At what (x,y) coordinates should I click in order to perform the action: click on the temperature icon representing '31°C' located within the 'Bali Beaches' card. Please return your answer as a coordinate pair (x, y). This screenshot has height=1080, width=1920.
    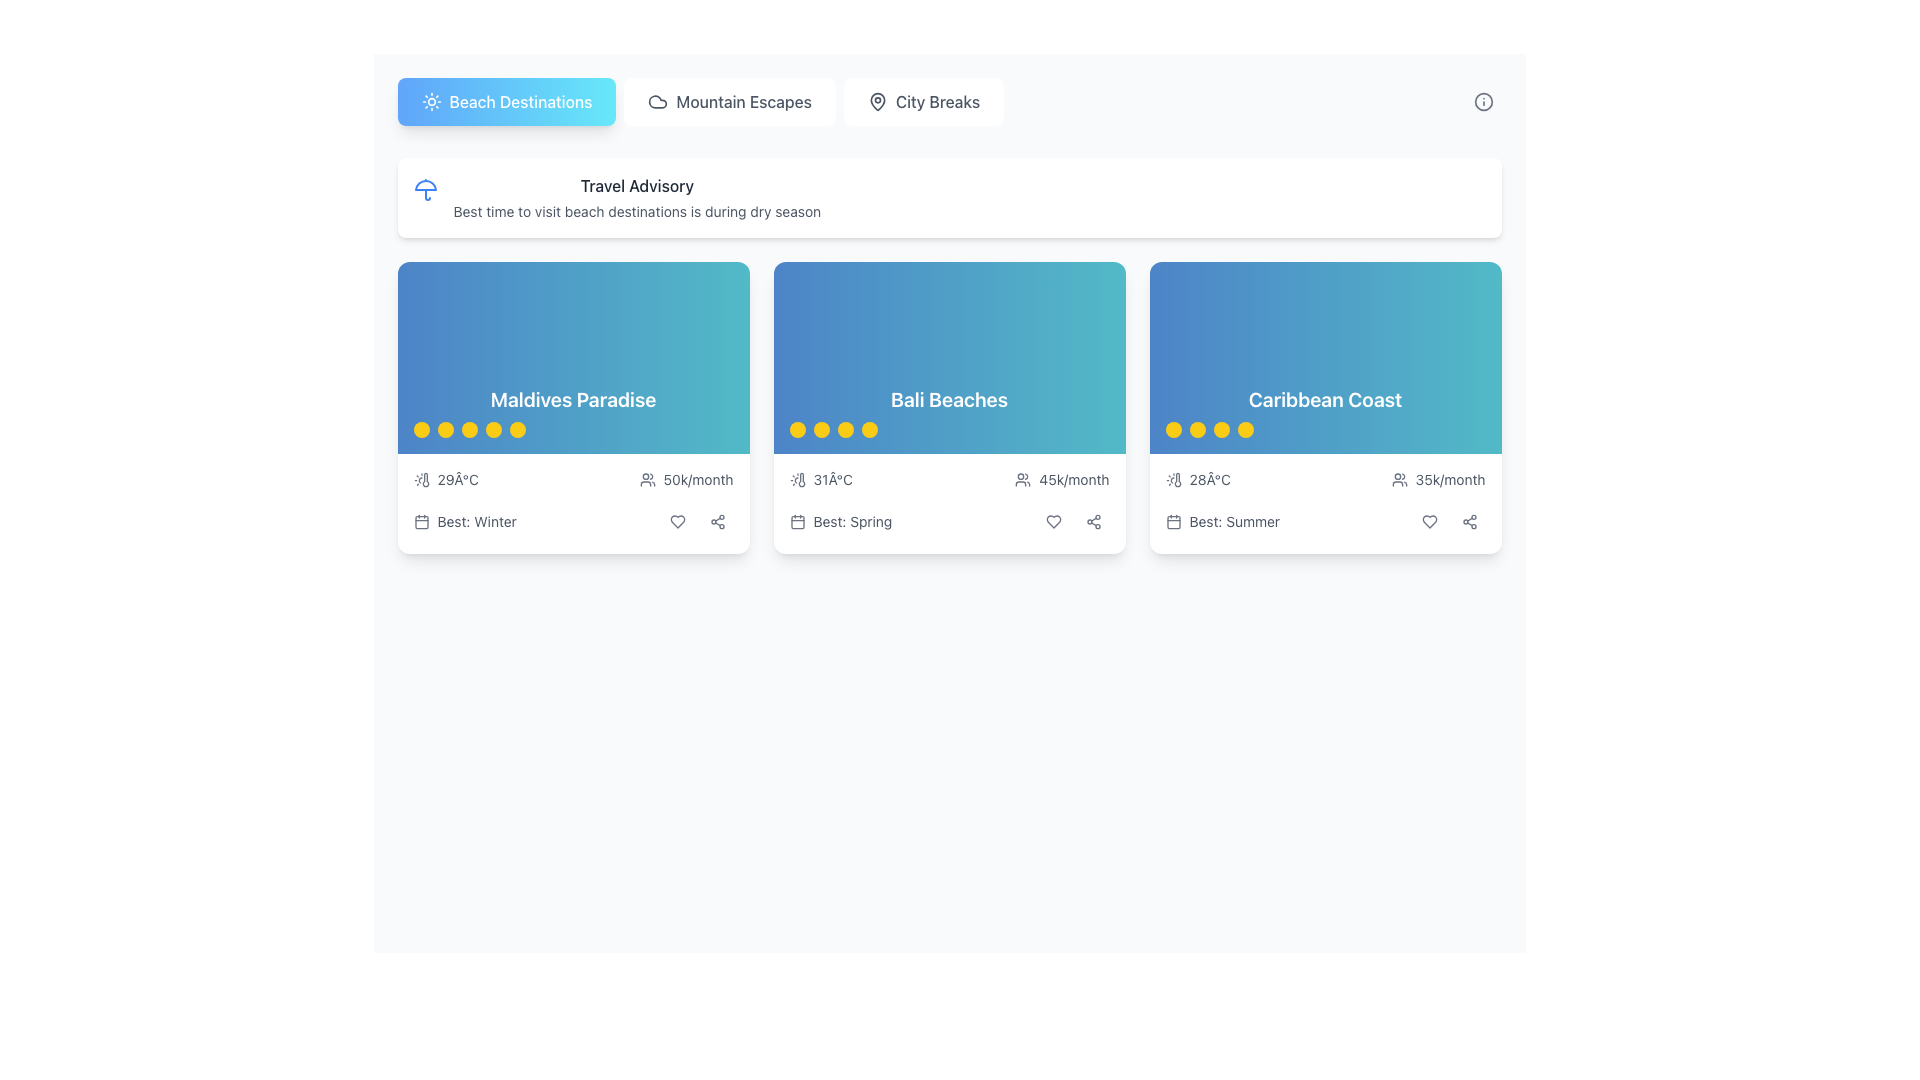
    Looking at the image, I should click on (796, 479).